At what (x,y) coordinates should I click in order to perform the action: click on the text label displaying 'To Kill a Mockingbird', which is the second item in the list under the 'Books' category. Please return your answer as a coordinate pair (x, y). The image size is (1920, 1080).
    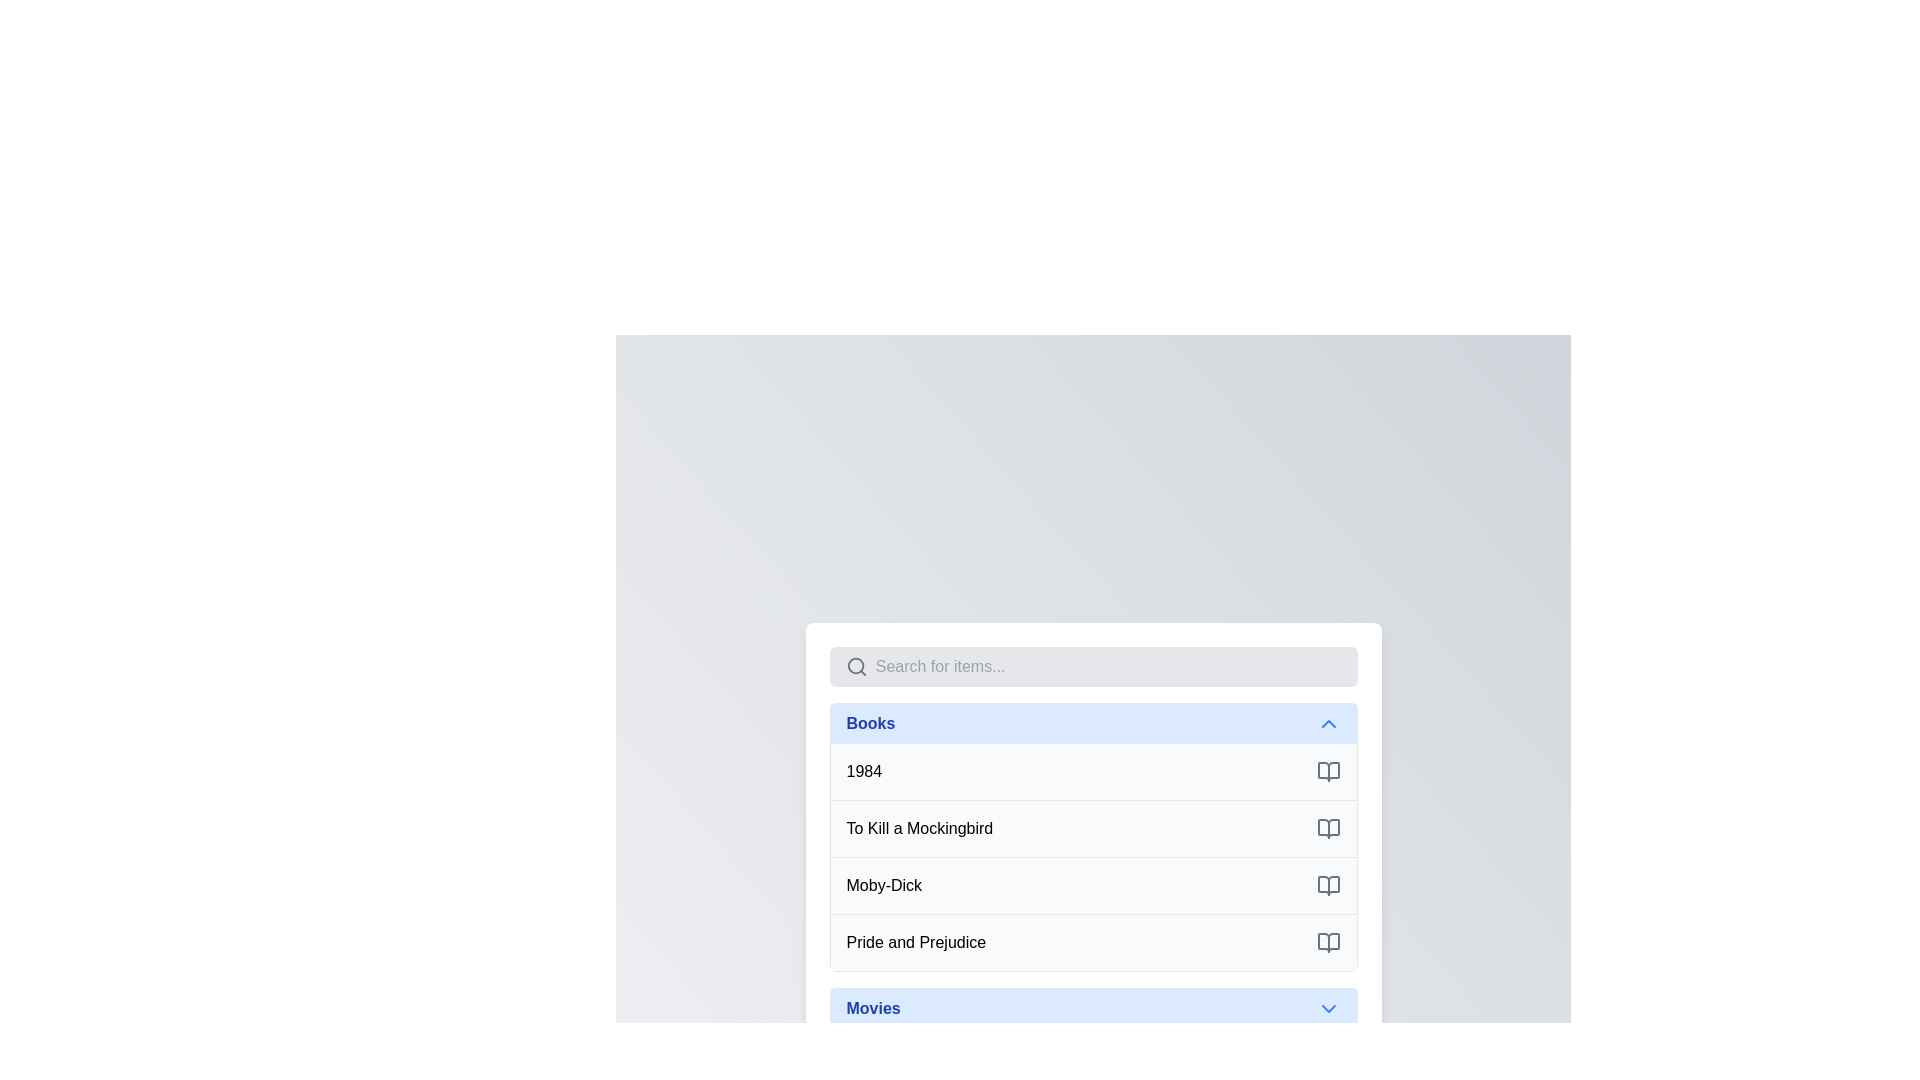
    Looking at the image, I should click on (918, 828).